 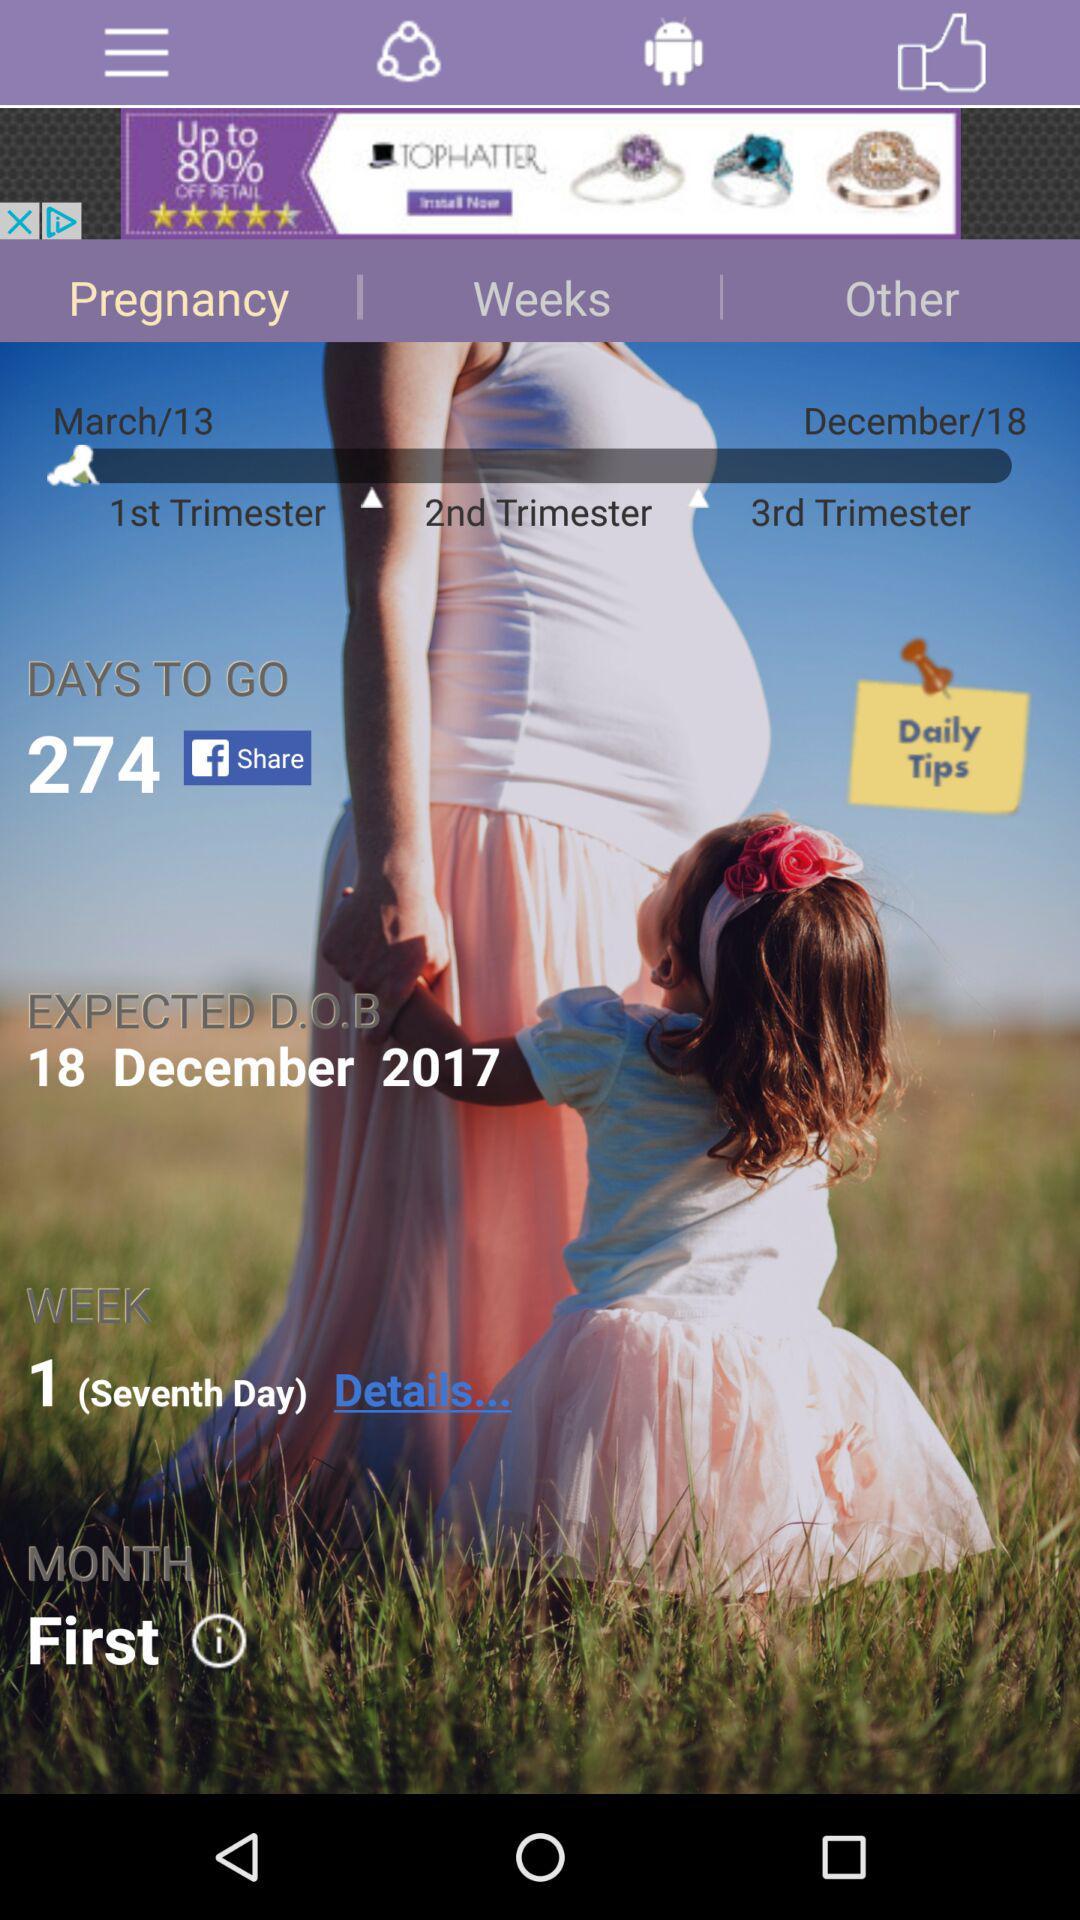 What do you see at coordinates (407, 52) in the screenshot?
I see `switch autoplay option` at bounding box center [407, 52].